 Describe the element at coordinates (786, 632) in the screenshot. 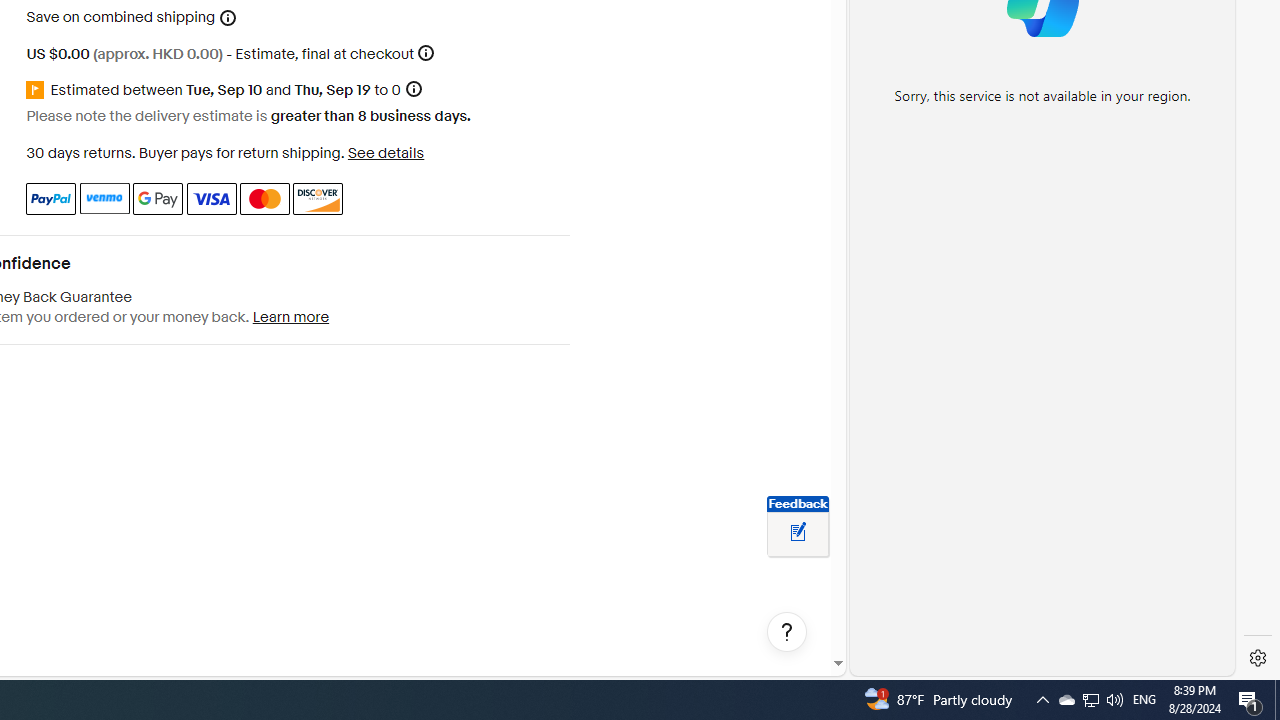

I see `'Help, opens dialogs'` at that location.